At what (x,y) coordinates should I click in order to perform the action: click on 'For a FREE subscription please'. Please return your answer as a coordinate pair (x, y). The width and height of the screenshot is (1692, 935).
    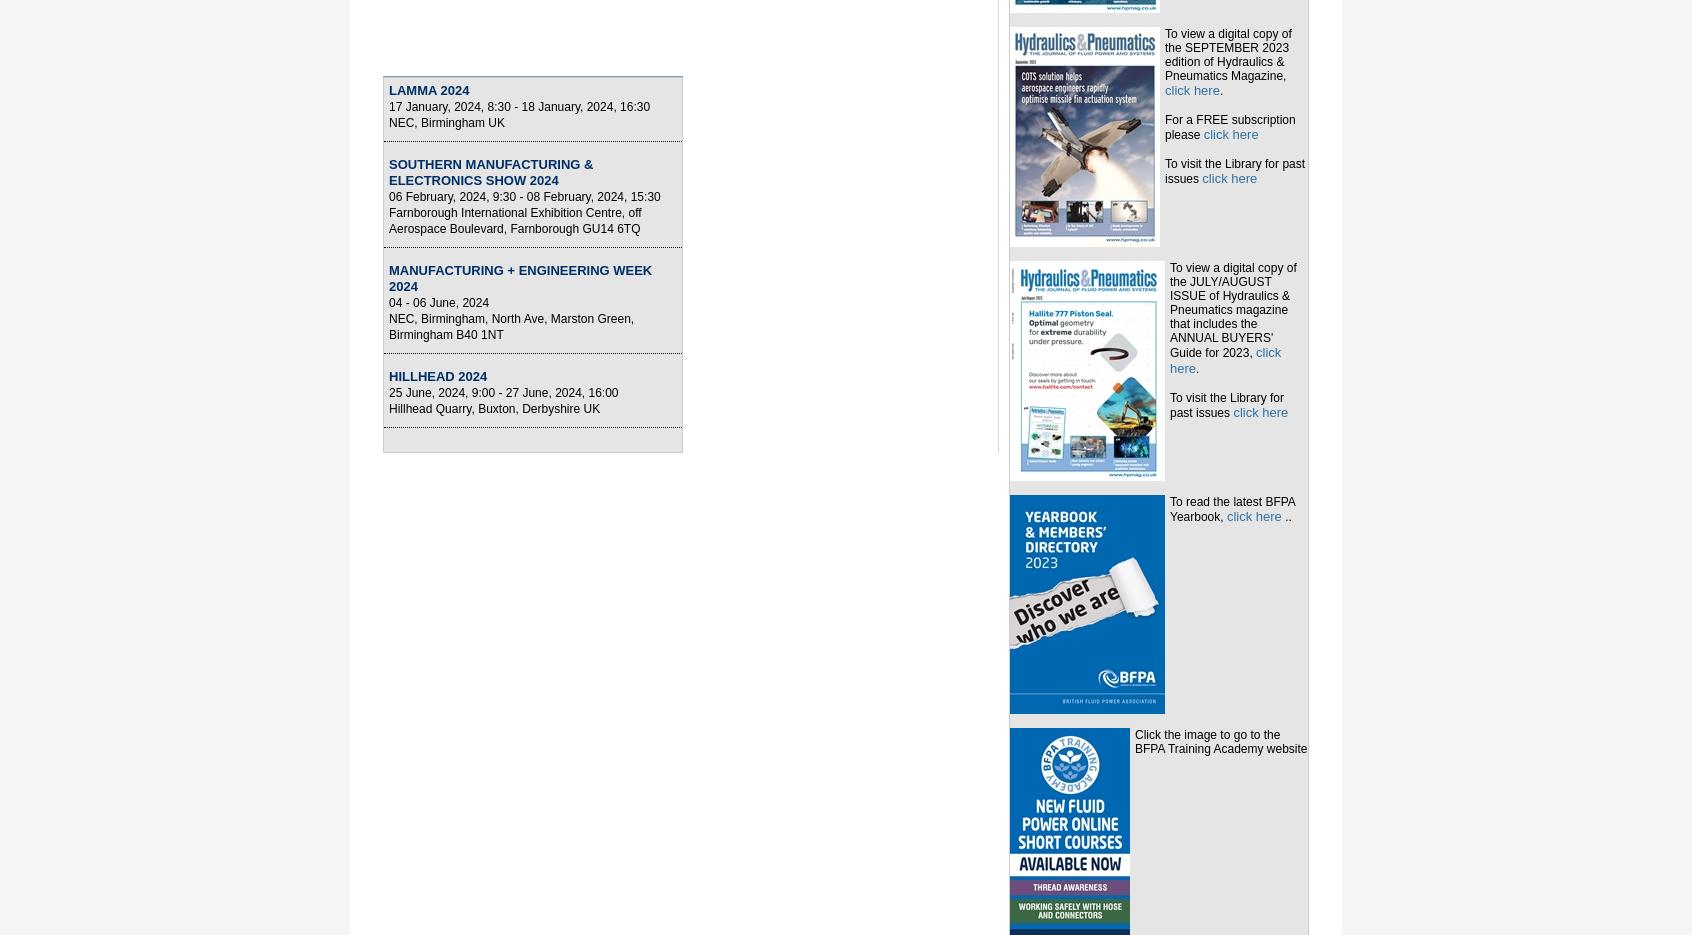
    Looking at the image, I should click on (1230, 125).